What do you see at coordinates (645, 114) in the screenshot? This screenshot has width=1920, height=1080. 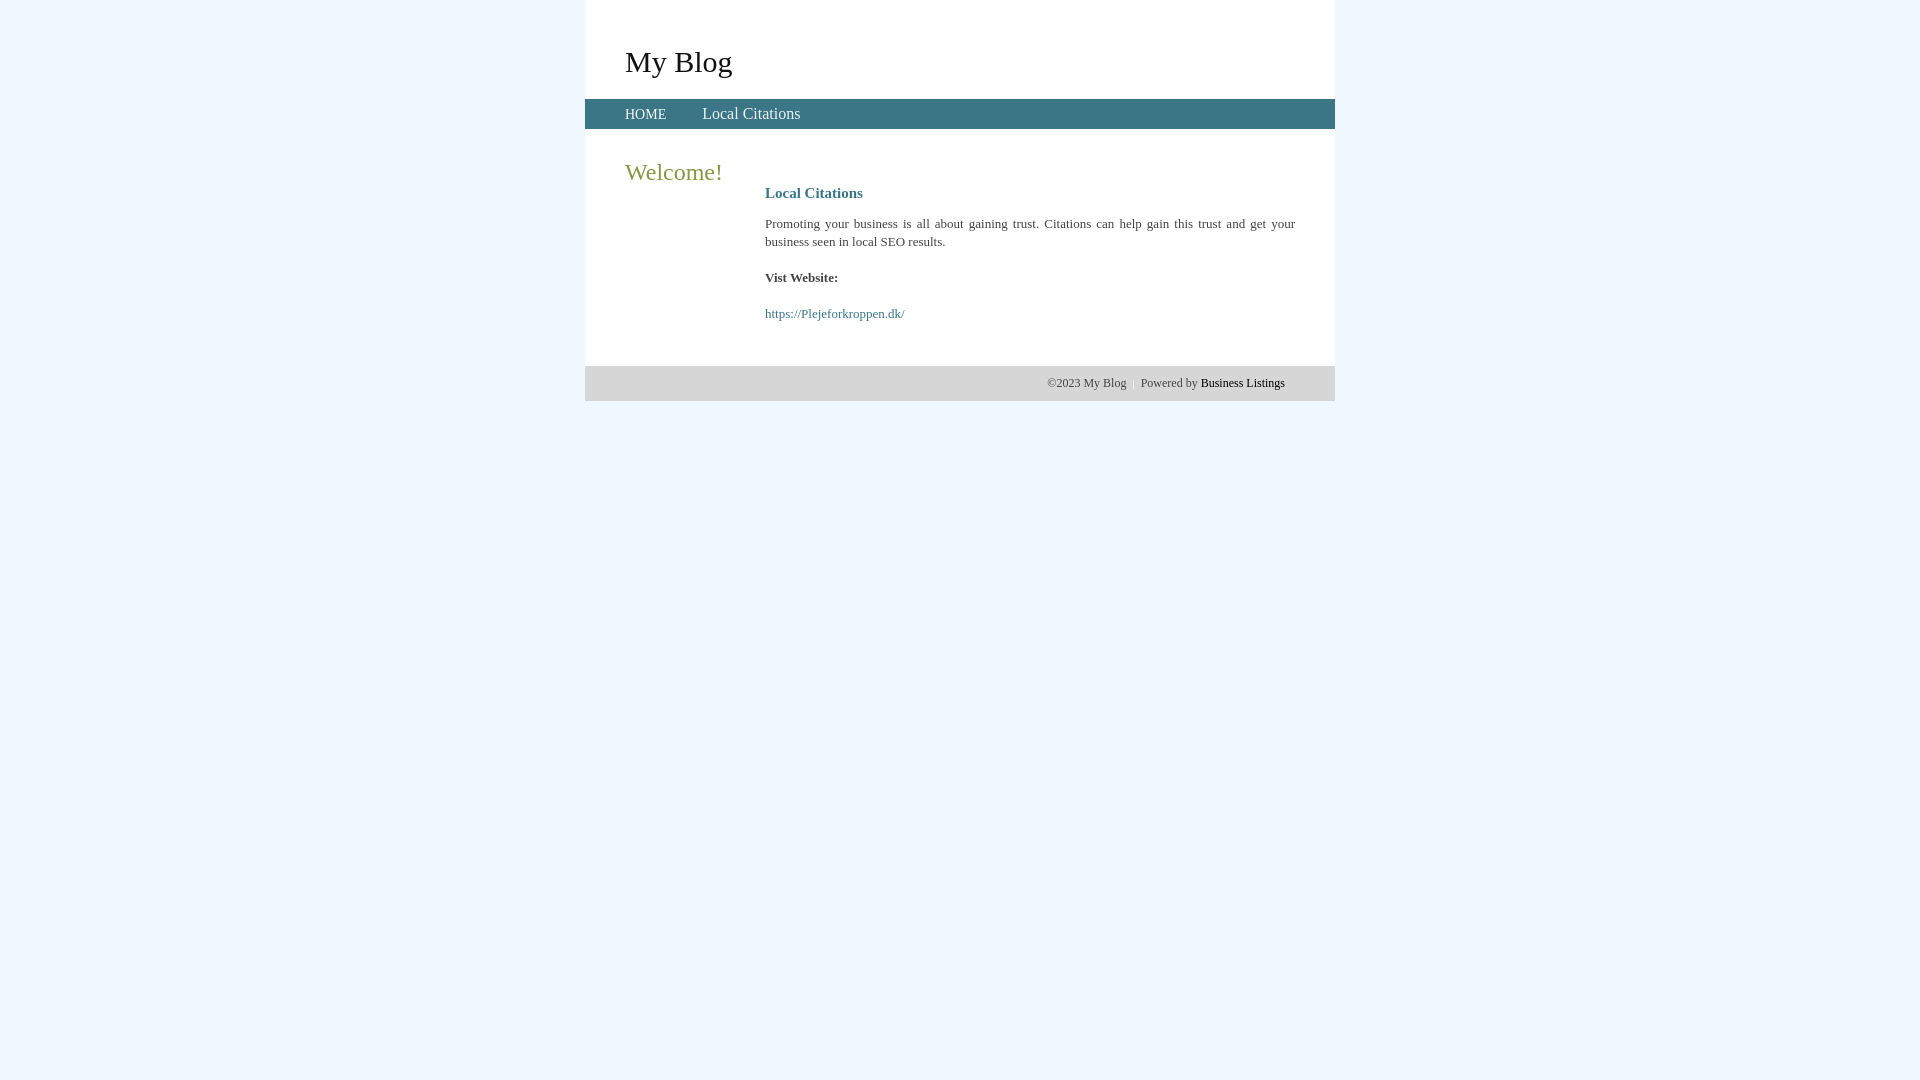 I see `'HOME'` at bounding box center [645, 114].